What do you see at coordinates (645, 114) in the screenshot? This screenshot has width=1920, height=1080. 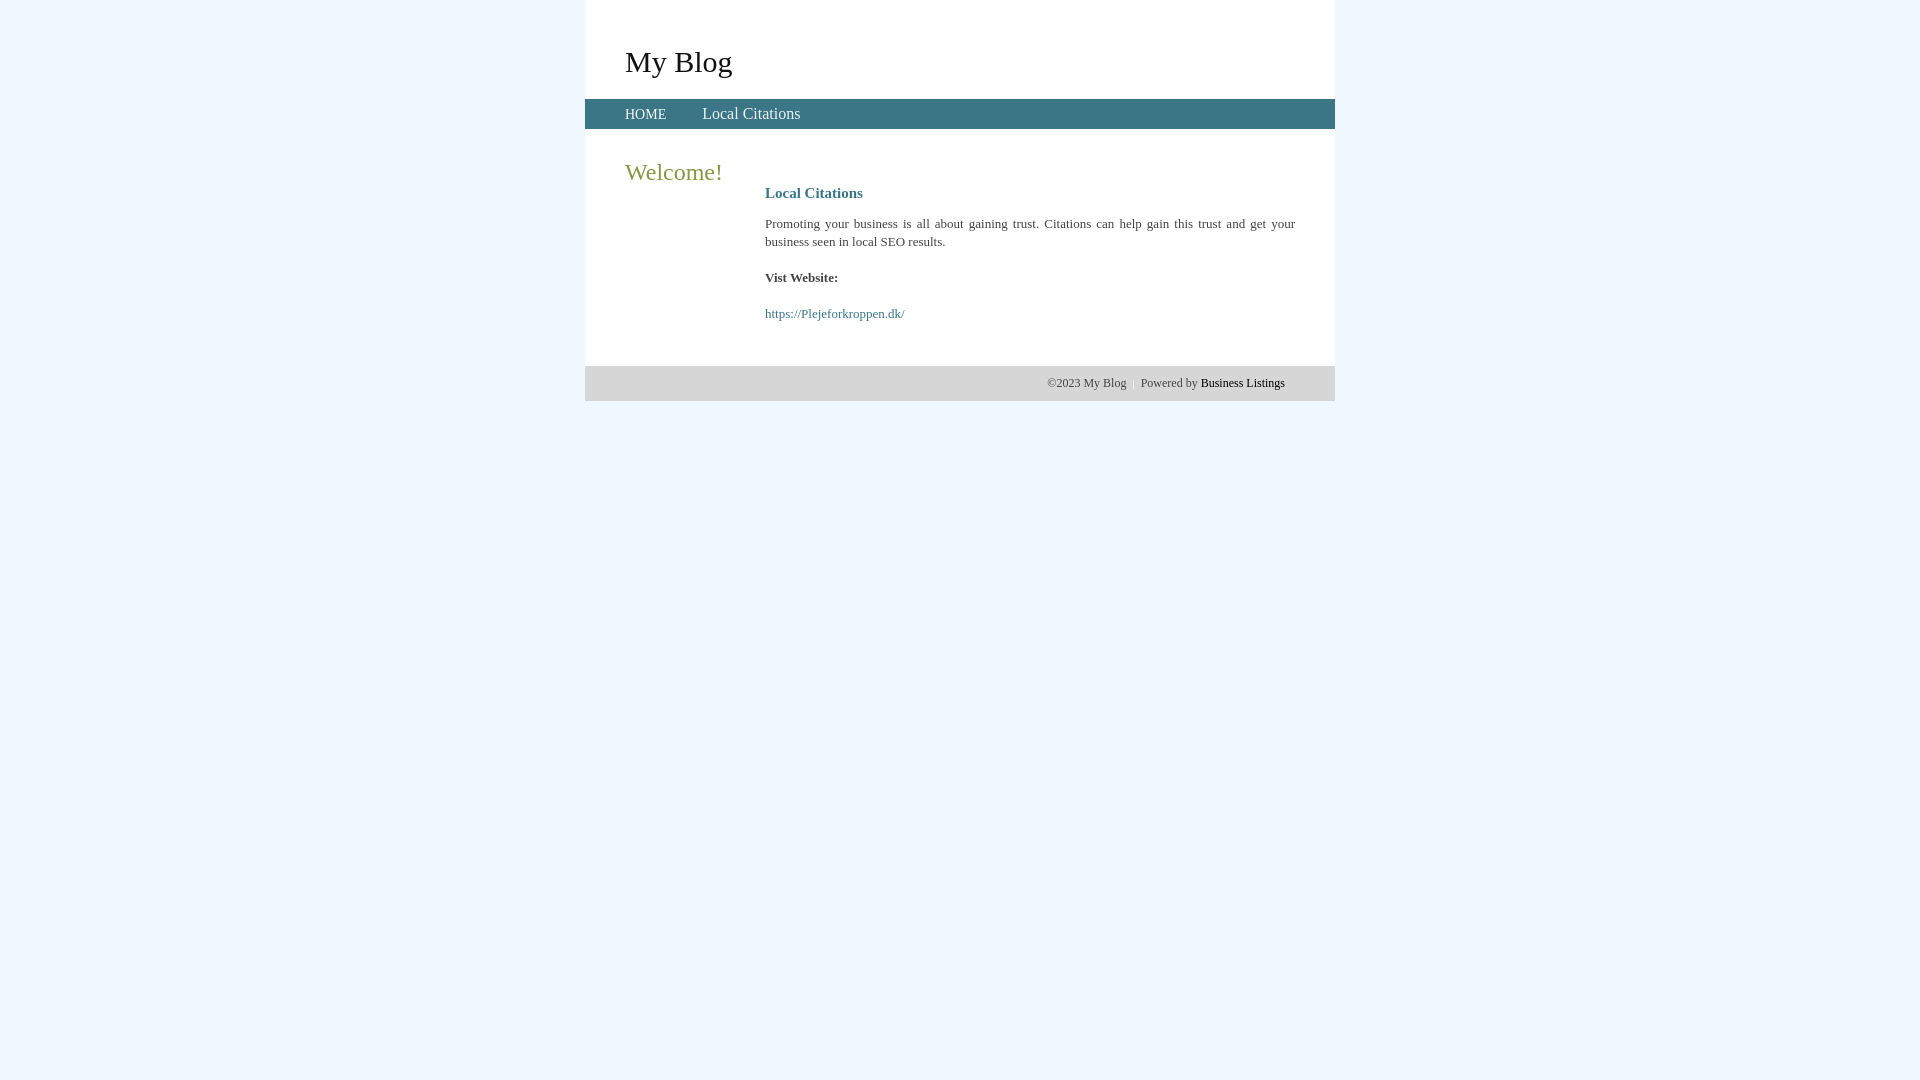 I see `'HOME'` at bounding box center [645, 114].